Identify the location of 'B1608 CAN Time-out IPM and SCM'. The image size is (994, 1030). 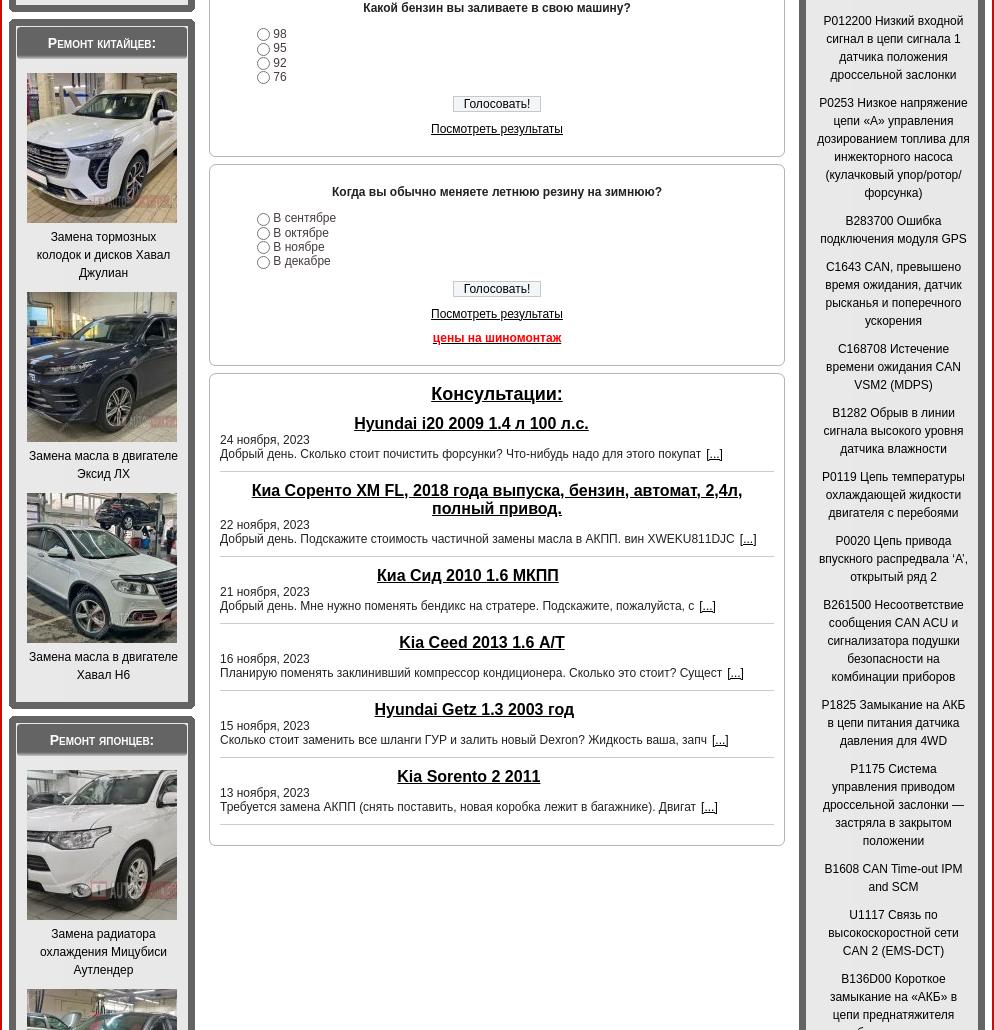
(892, 877).